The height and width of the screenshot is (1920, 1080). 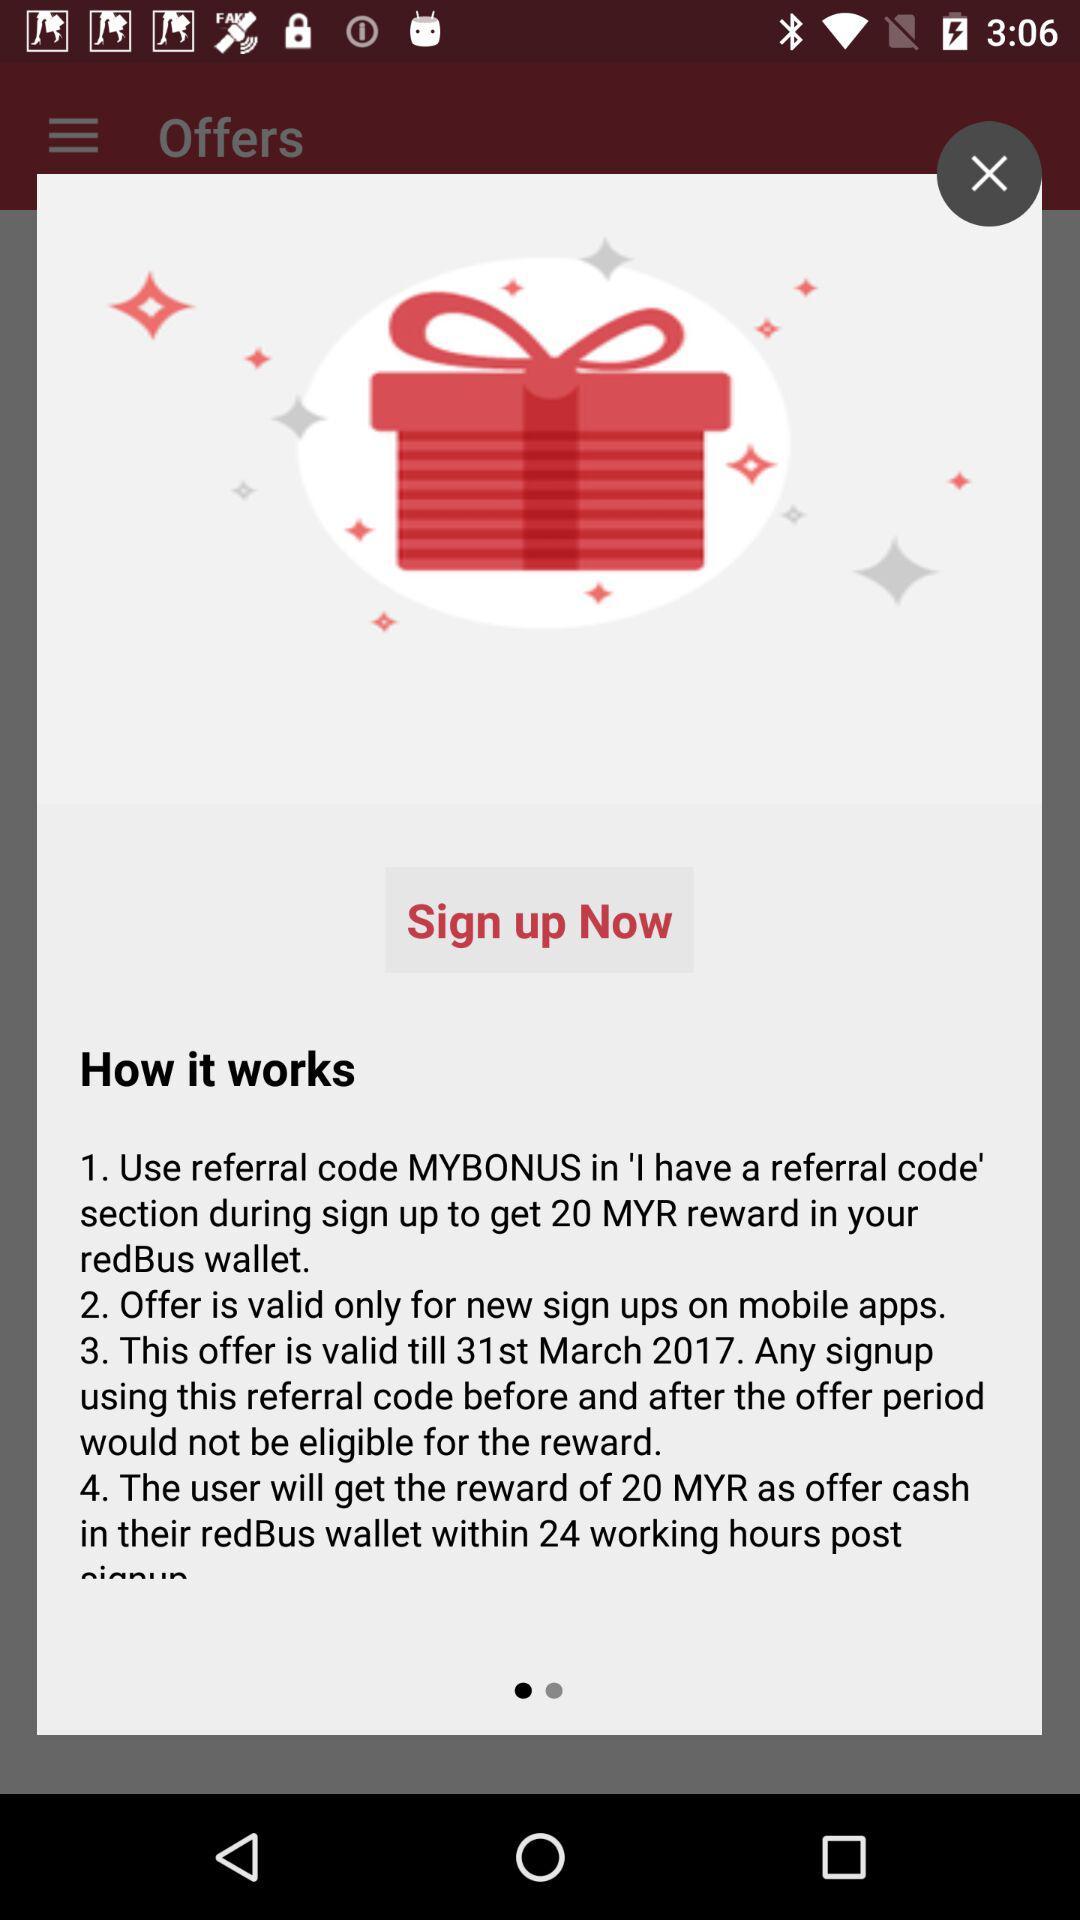 I want to click on item above the 1 use referral, so click(x=988, y=173).